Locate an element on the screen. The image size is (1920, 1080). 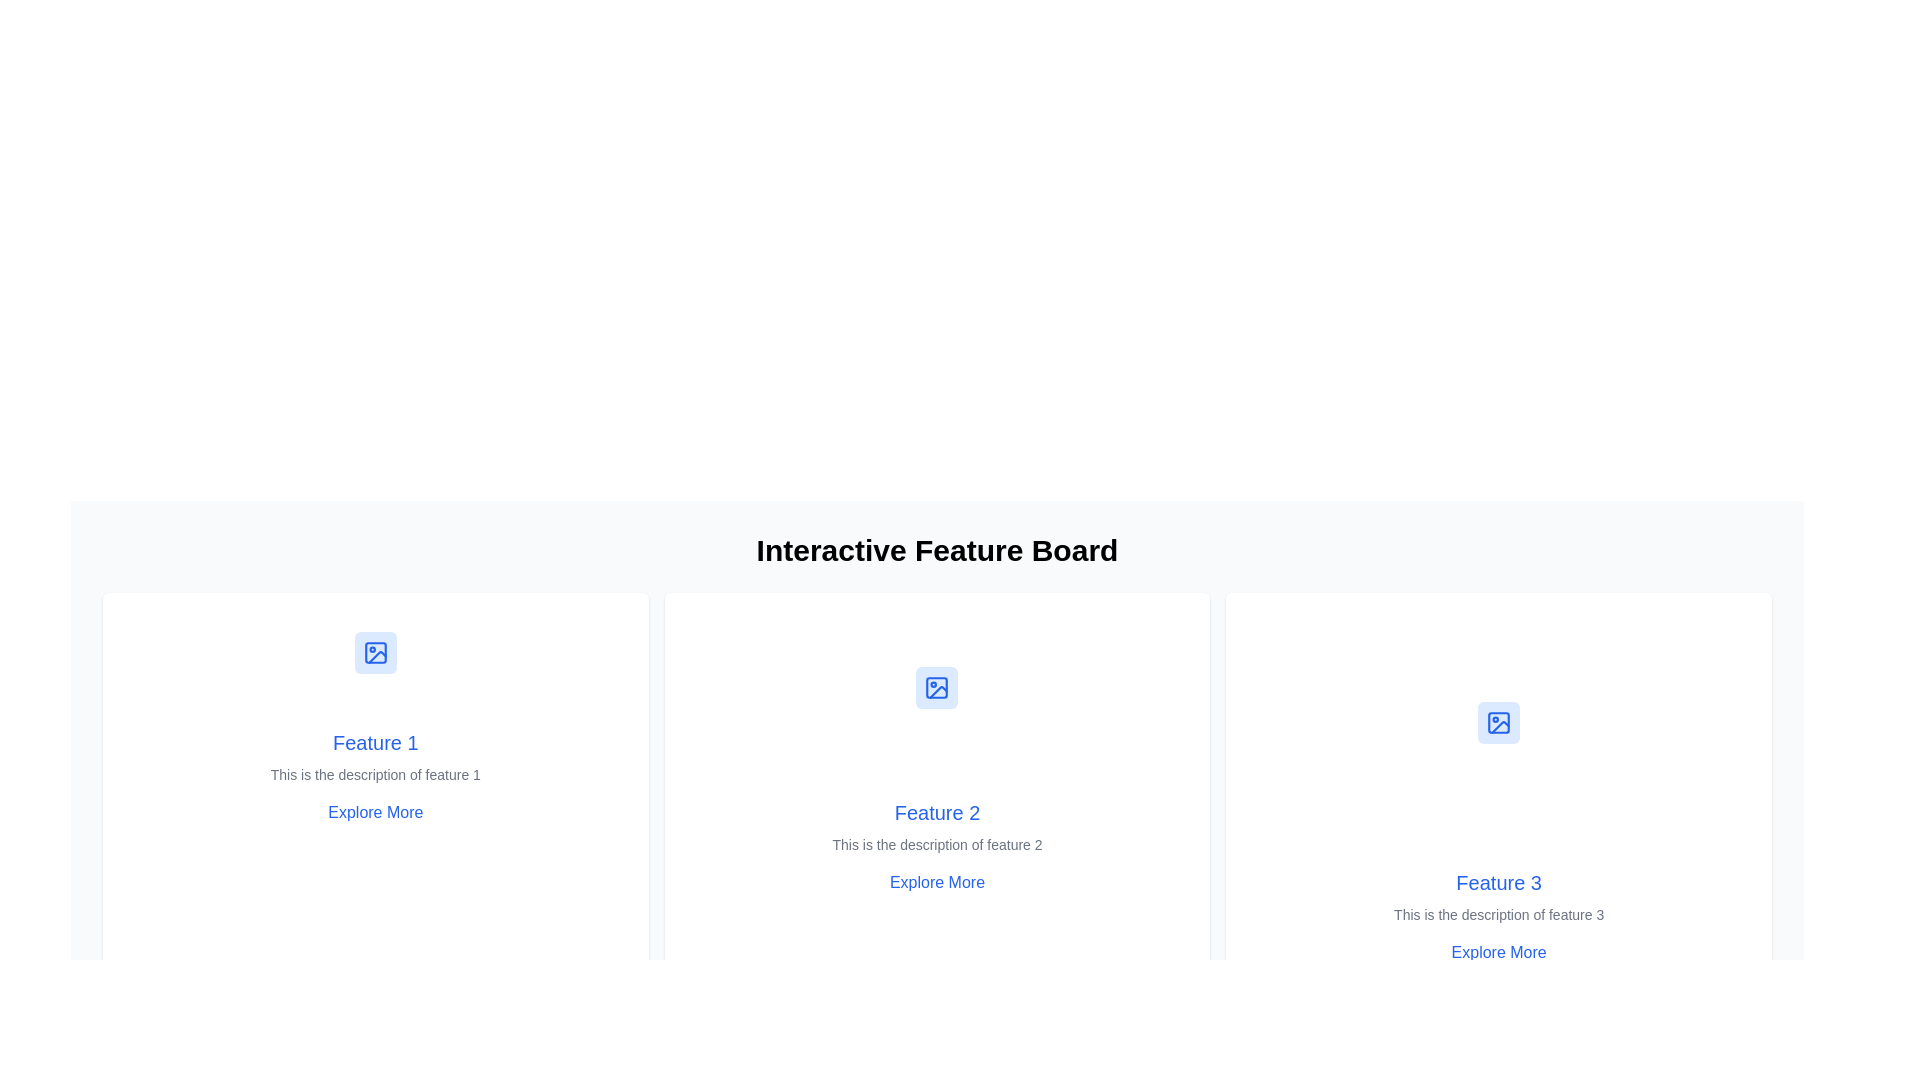
the icon containing the blue rounded rectangle element that is centered above the text 'Feature 3' is located at coordinates (1499, 722).